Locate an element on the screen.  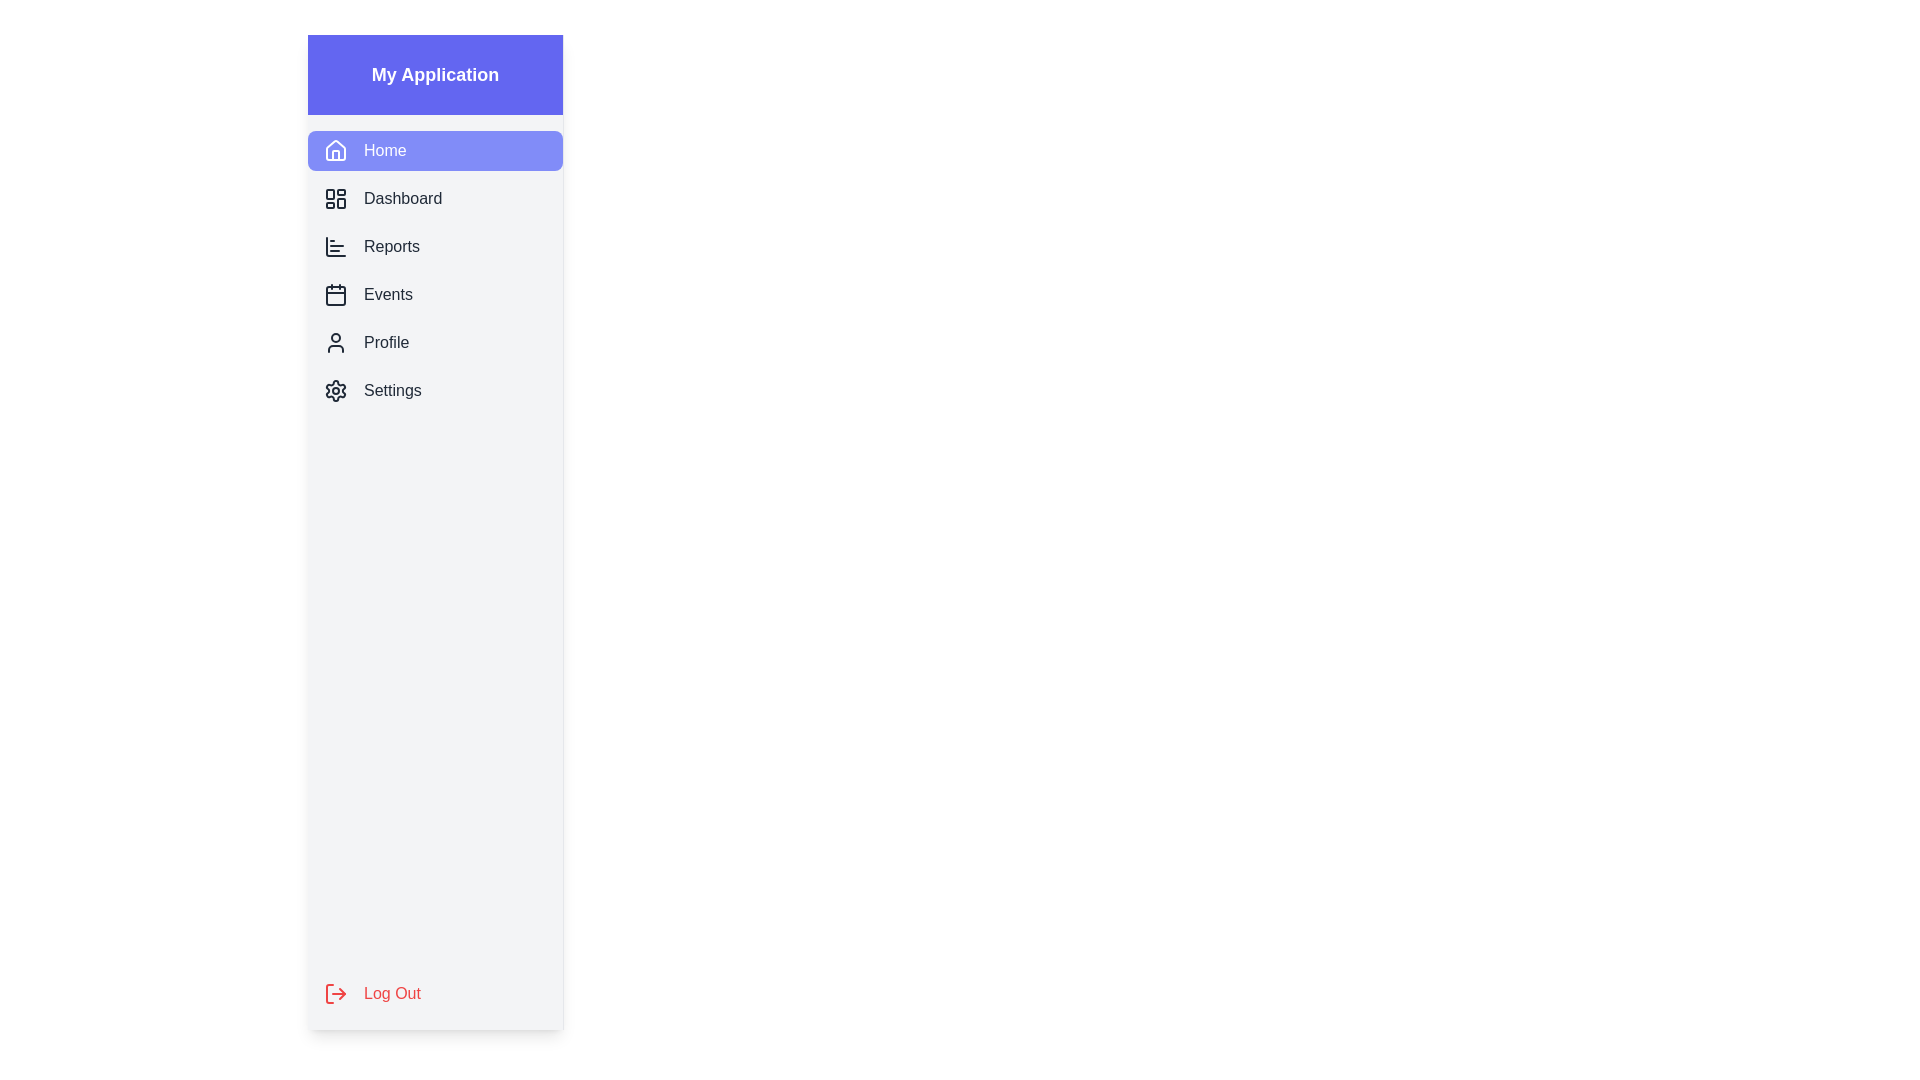
the 'Settings' text label located in the vertical navigation panel, beneath the 'Profile' item, next to the settings gear icon is located at coordinates (392, 390).